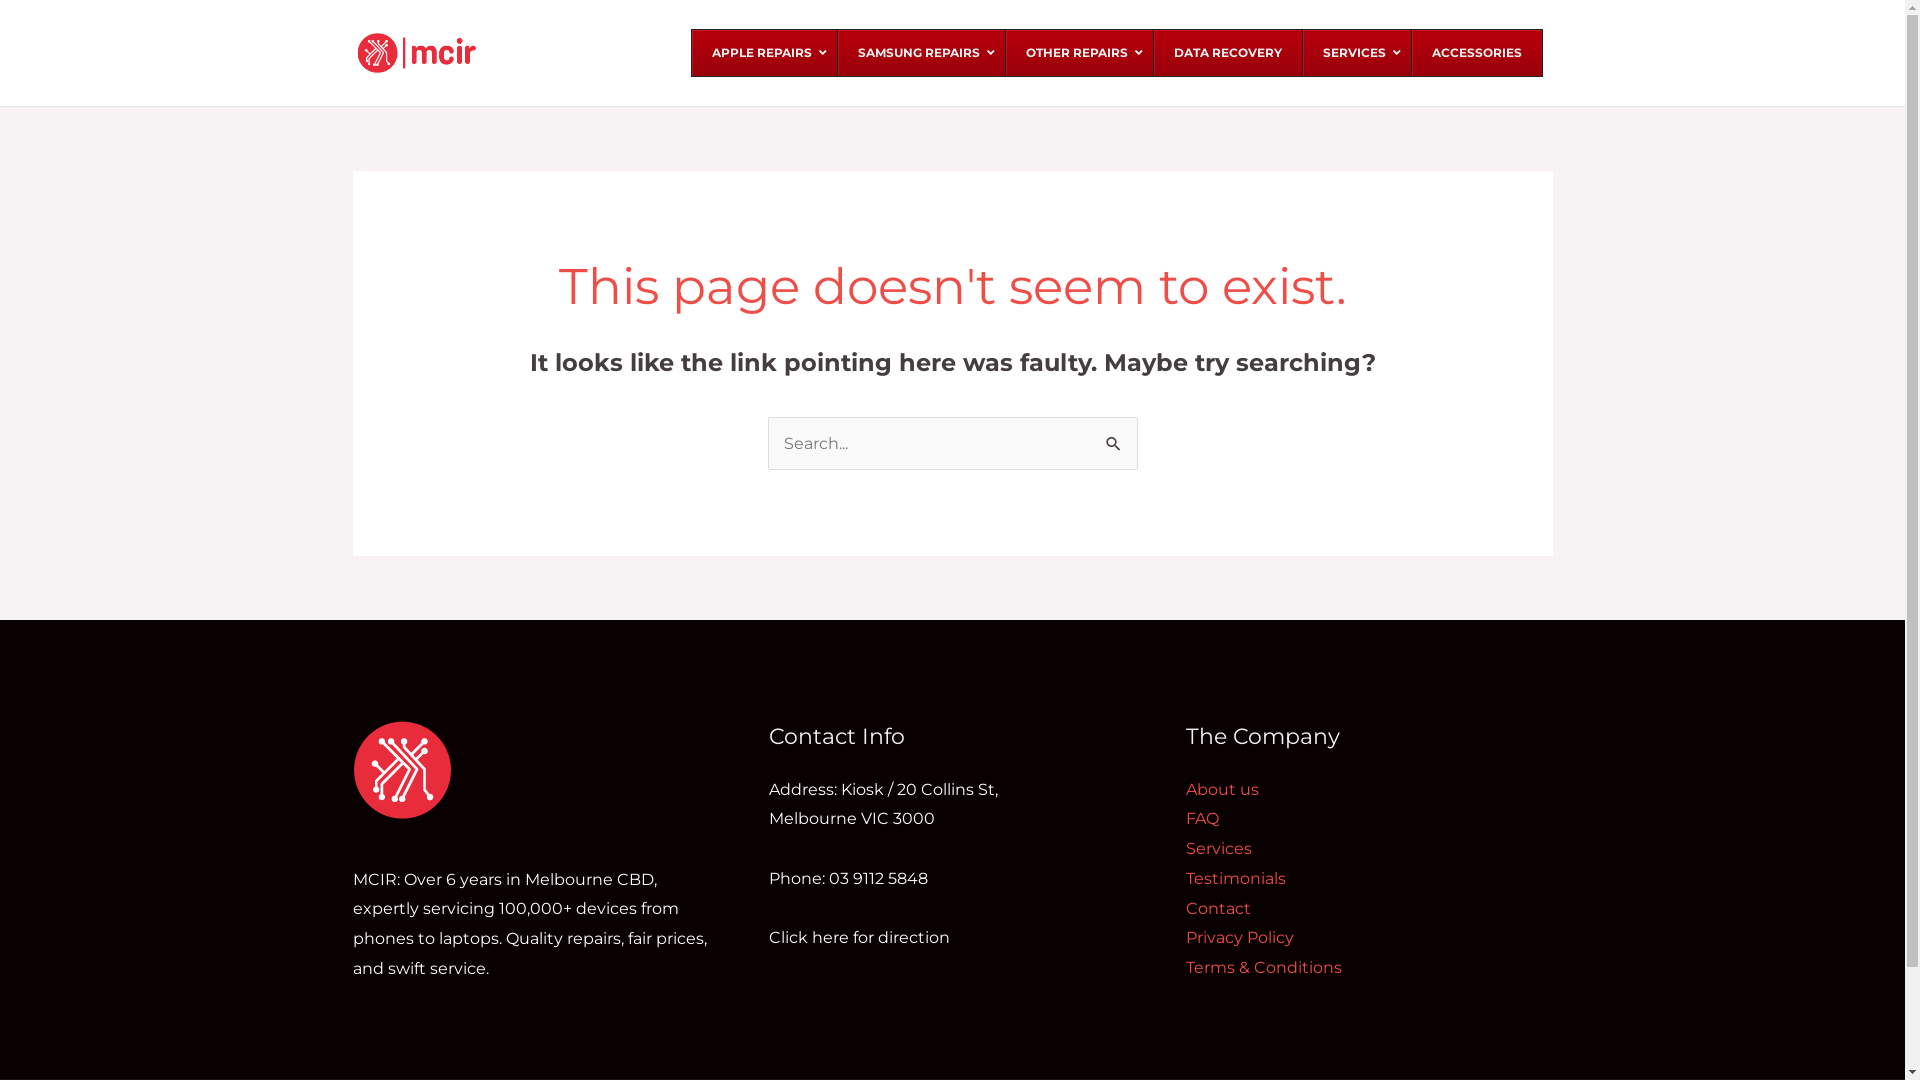 This screenshot has width=1920, height=1080. Describe the element at coordinates (1356, 52) in the screenshot. I see `'SERVICES'` at that location.